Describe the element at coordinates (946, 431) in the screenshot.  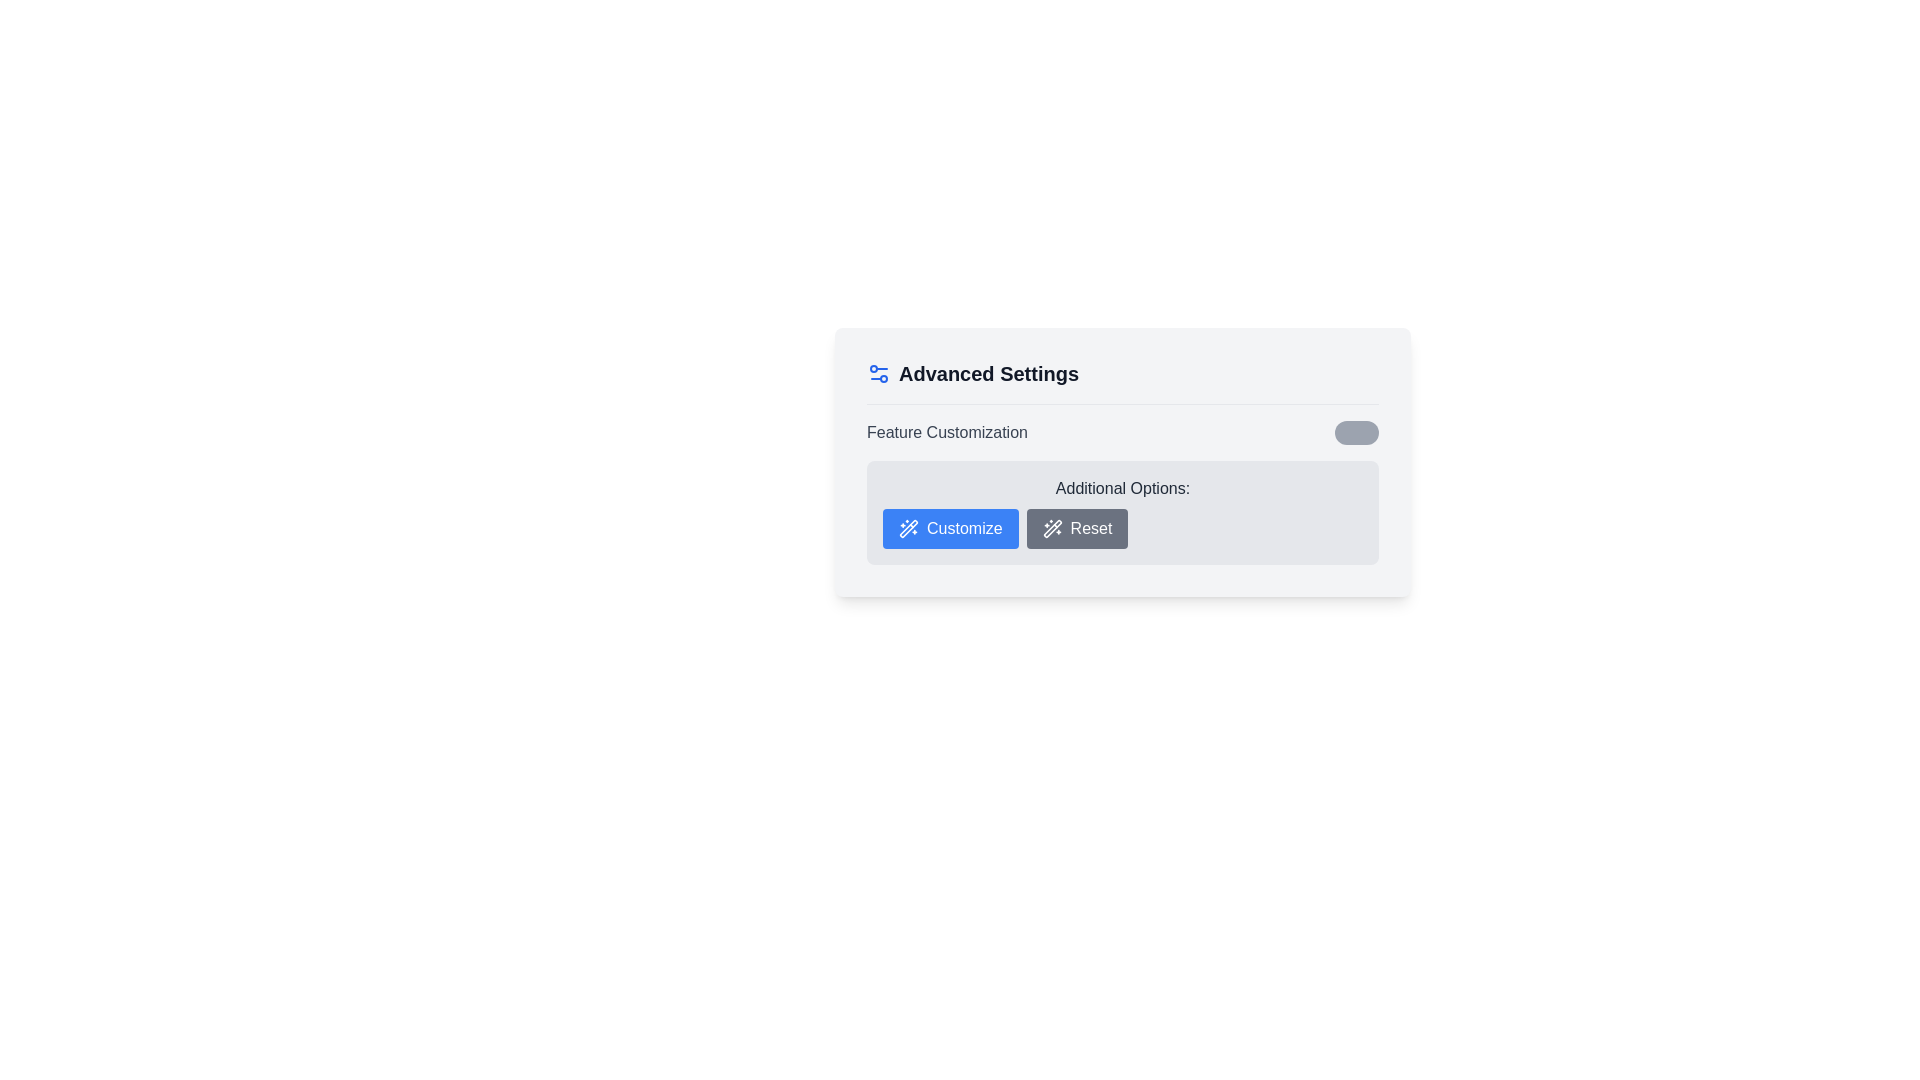
I see `the static text label 'Feature Customization', which provides descriptive information about the feature or section of the interface` at that location.